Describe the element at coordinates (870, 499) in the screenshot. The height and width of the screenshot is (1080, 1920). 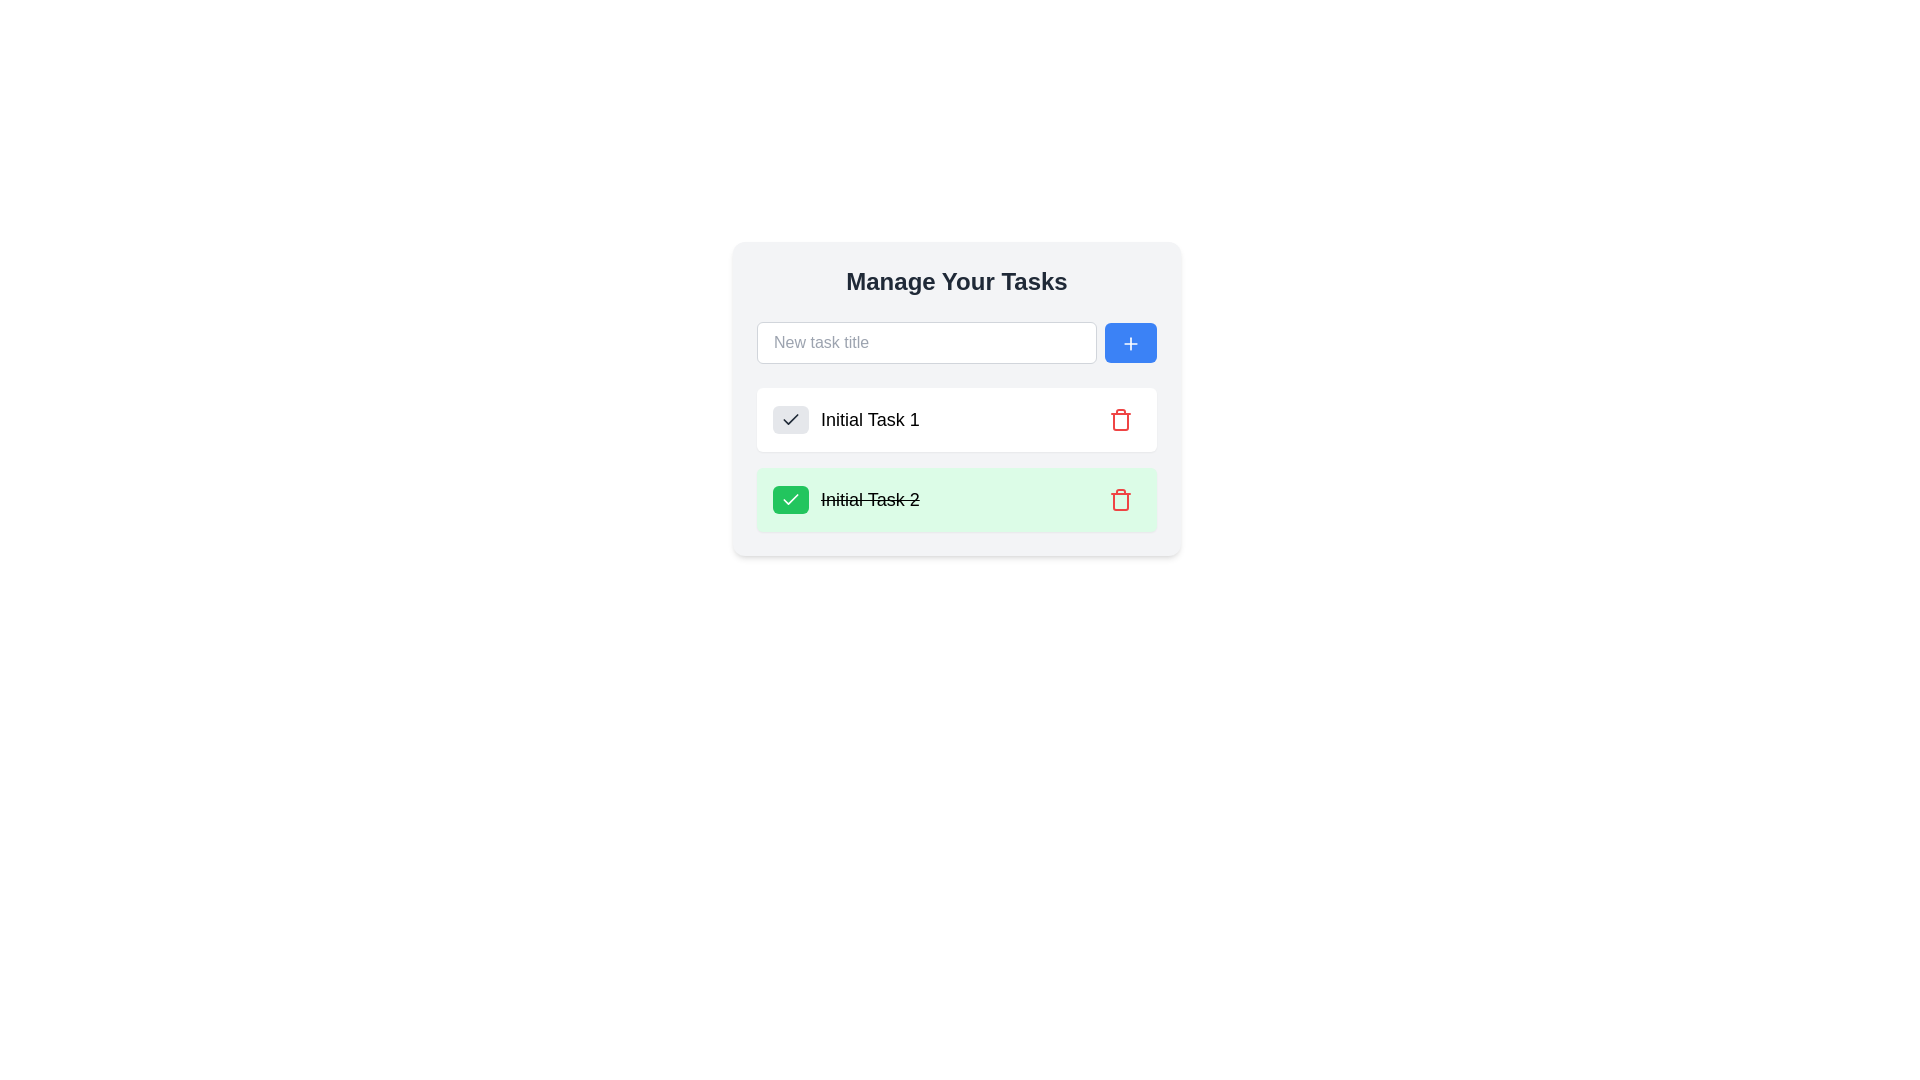
I see `the bold, line-through text label reading 'Initial Task 2', which is centrally aligned in its row within a task item component` at that location.